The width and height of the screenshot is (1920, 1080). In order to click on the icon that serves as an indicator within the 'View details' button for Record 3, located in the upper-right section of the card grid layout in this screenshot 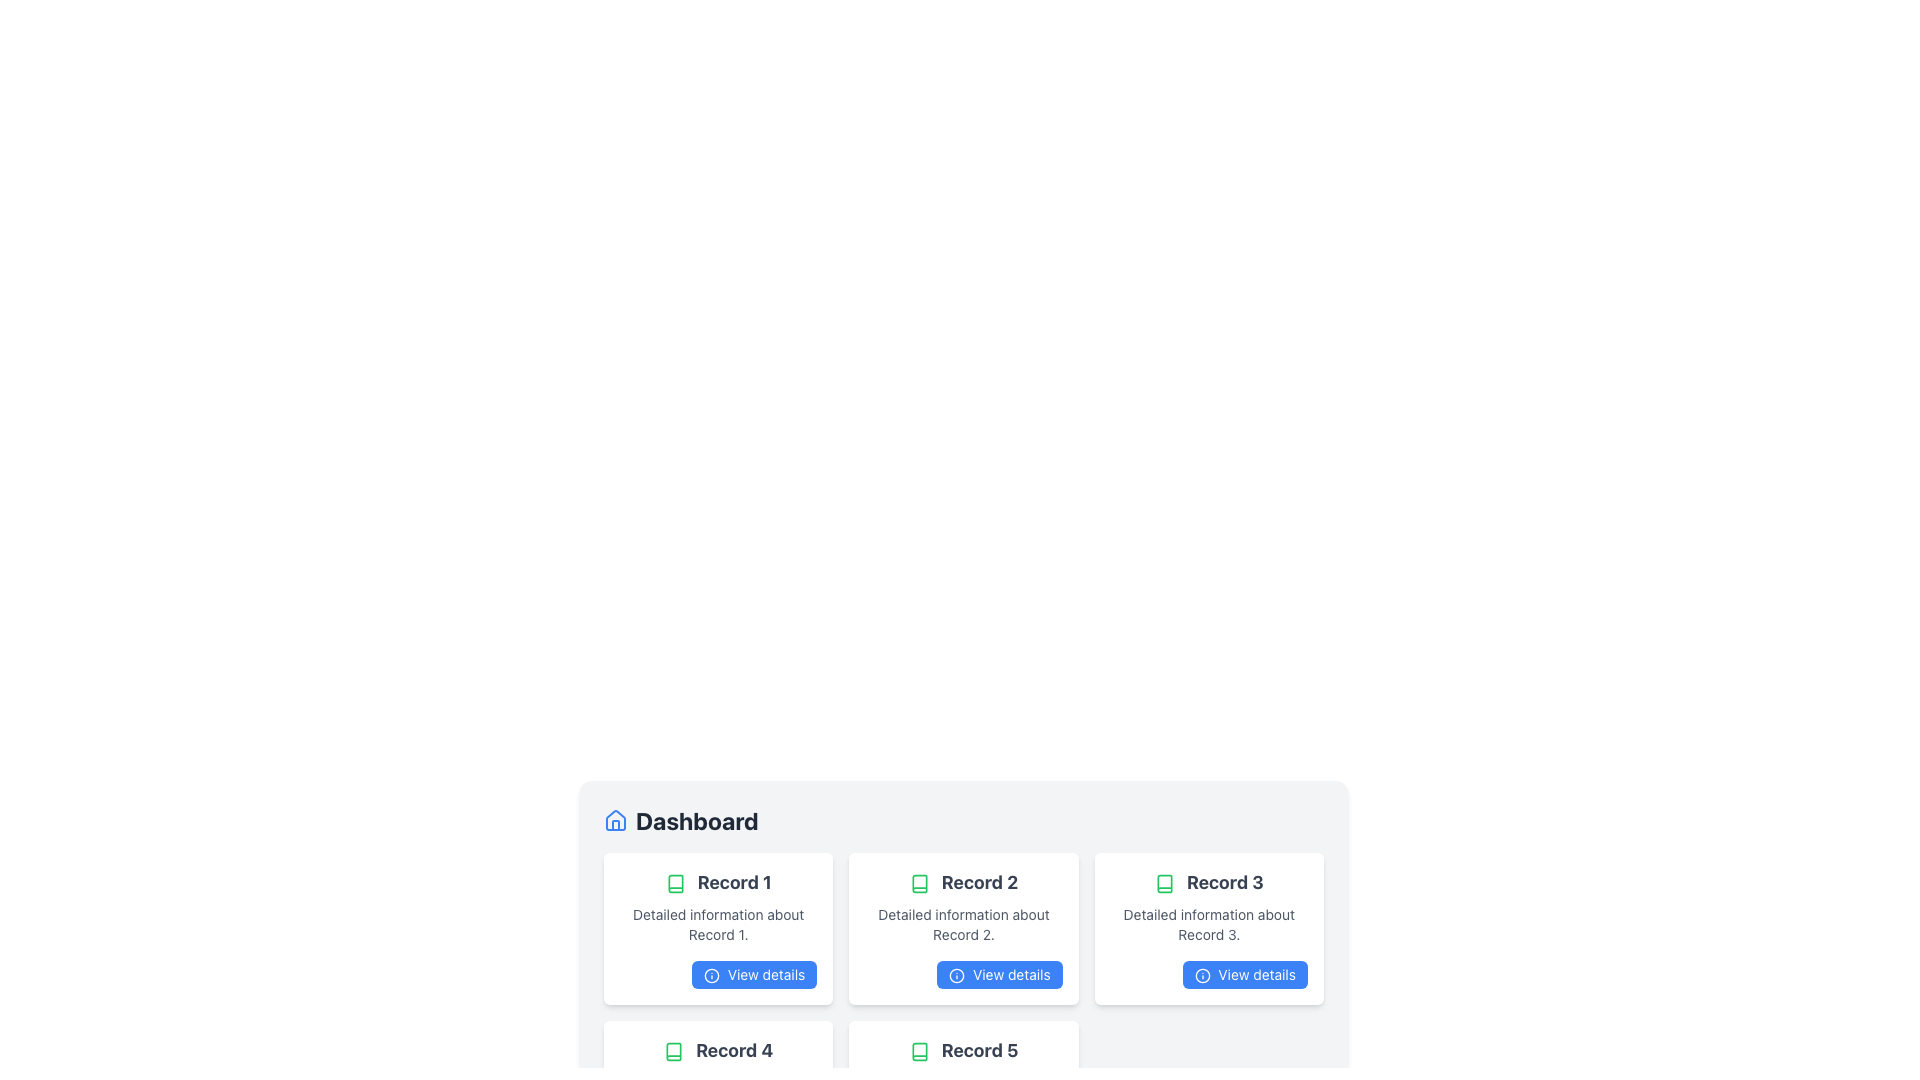, I will do `click(1201, 975)`.